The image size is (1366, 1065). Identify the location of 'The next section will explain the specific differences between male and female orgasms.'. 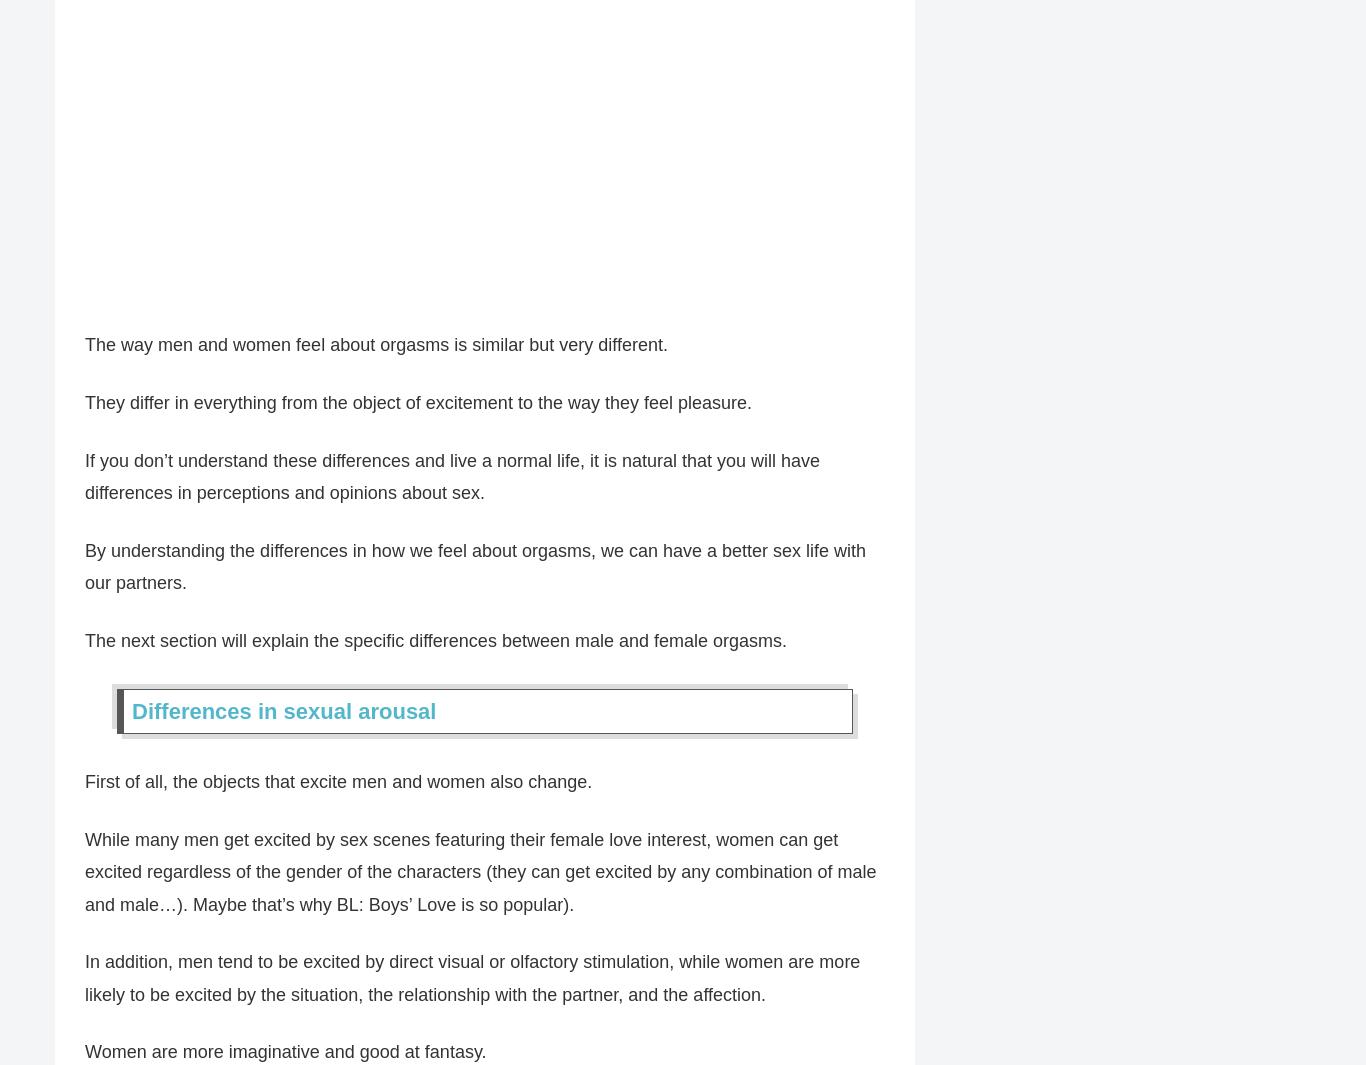
(435, 641).